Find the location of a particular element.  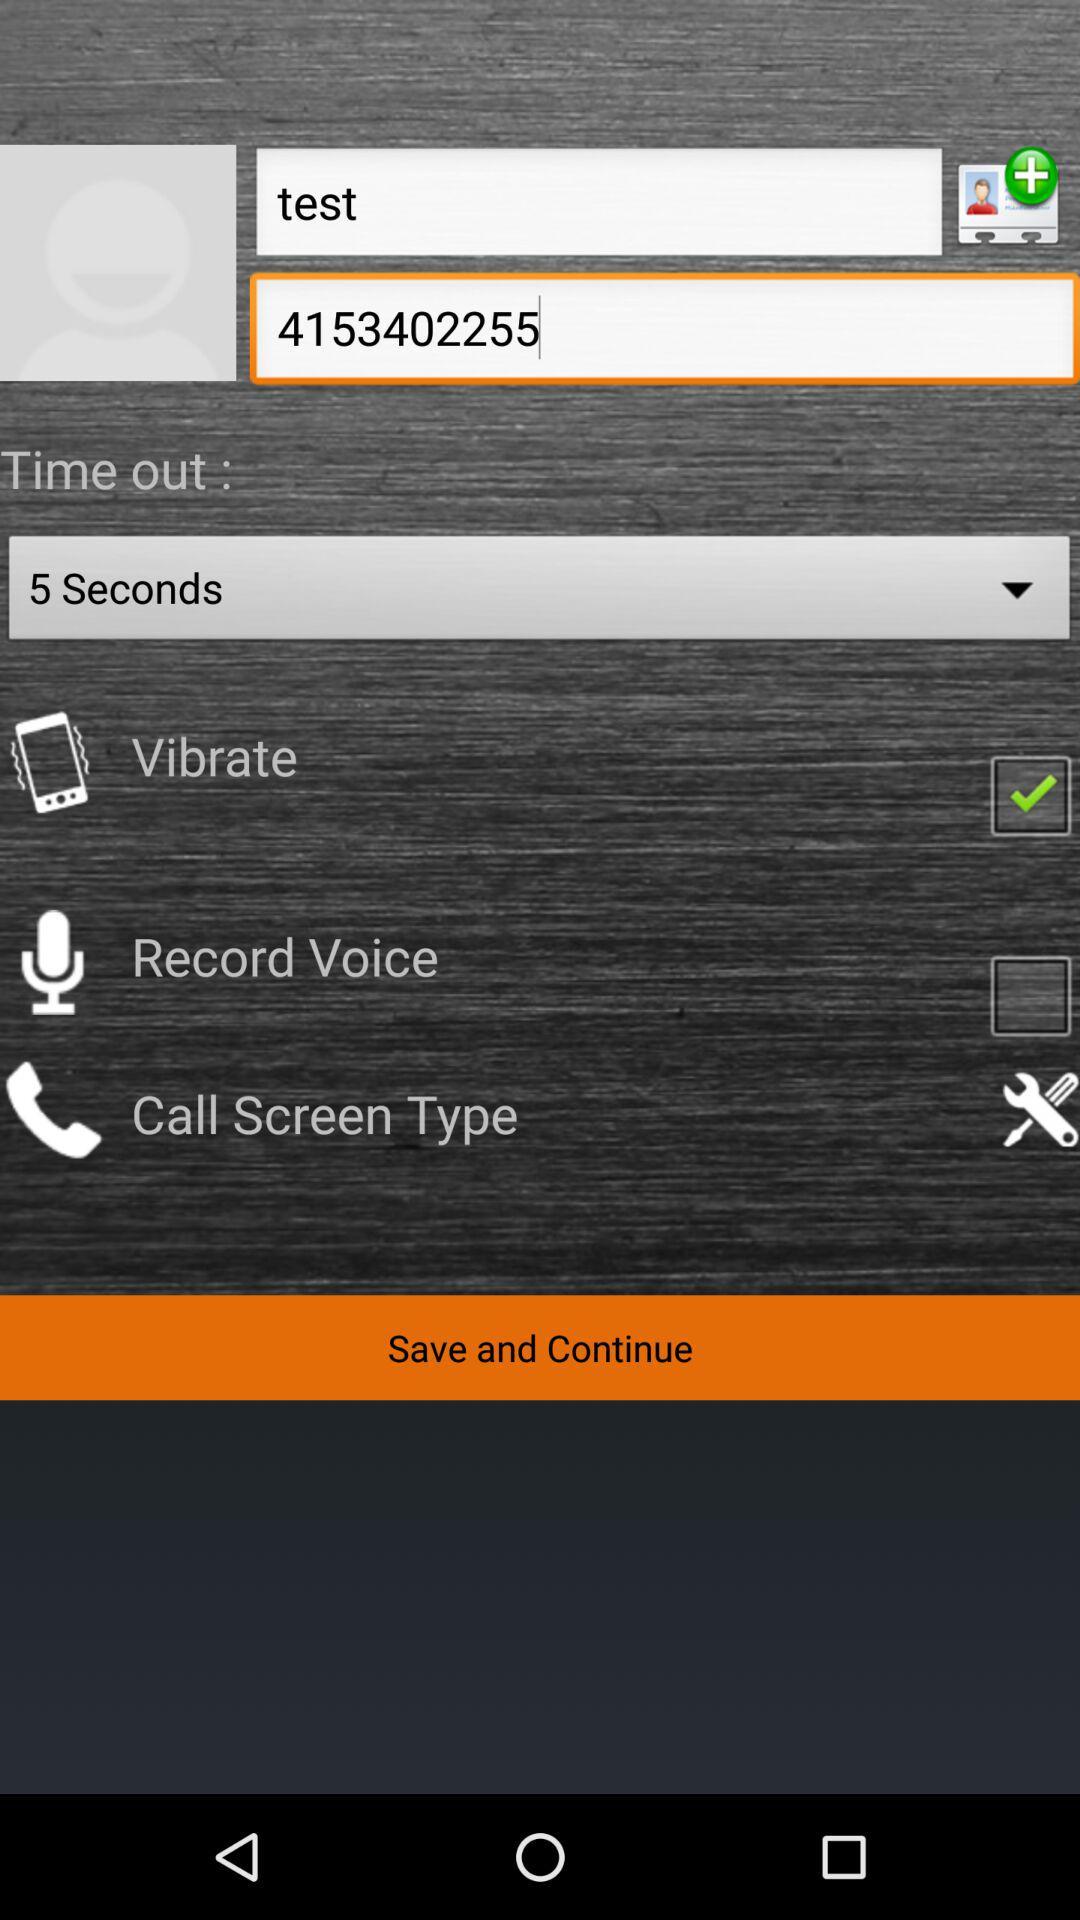

vibrate is located at coordinates (51, 761).